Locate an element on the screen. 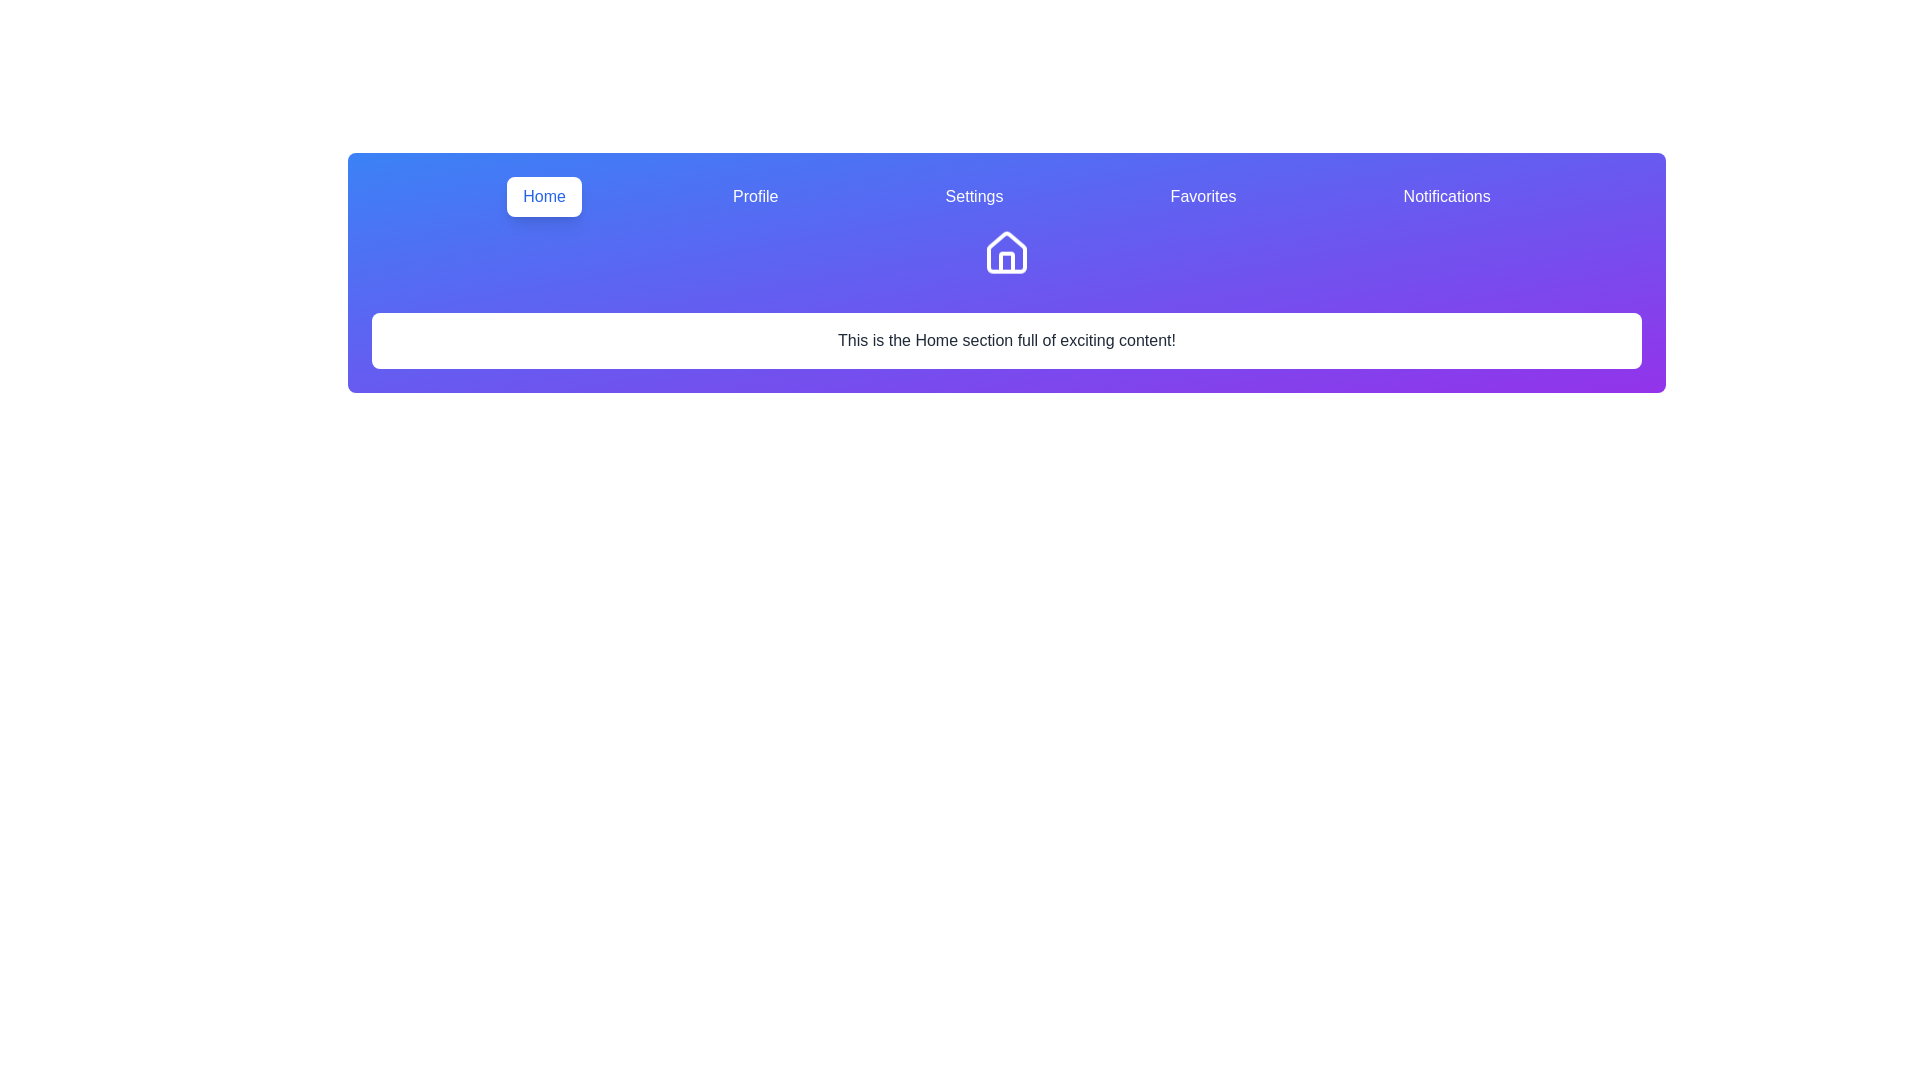 The height and width of the screenshot is (1080, 1920). the Notifications button in the top-right corner of the navigation menu is located at coordinates (1447, 196).